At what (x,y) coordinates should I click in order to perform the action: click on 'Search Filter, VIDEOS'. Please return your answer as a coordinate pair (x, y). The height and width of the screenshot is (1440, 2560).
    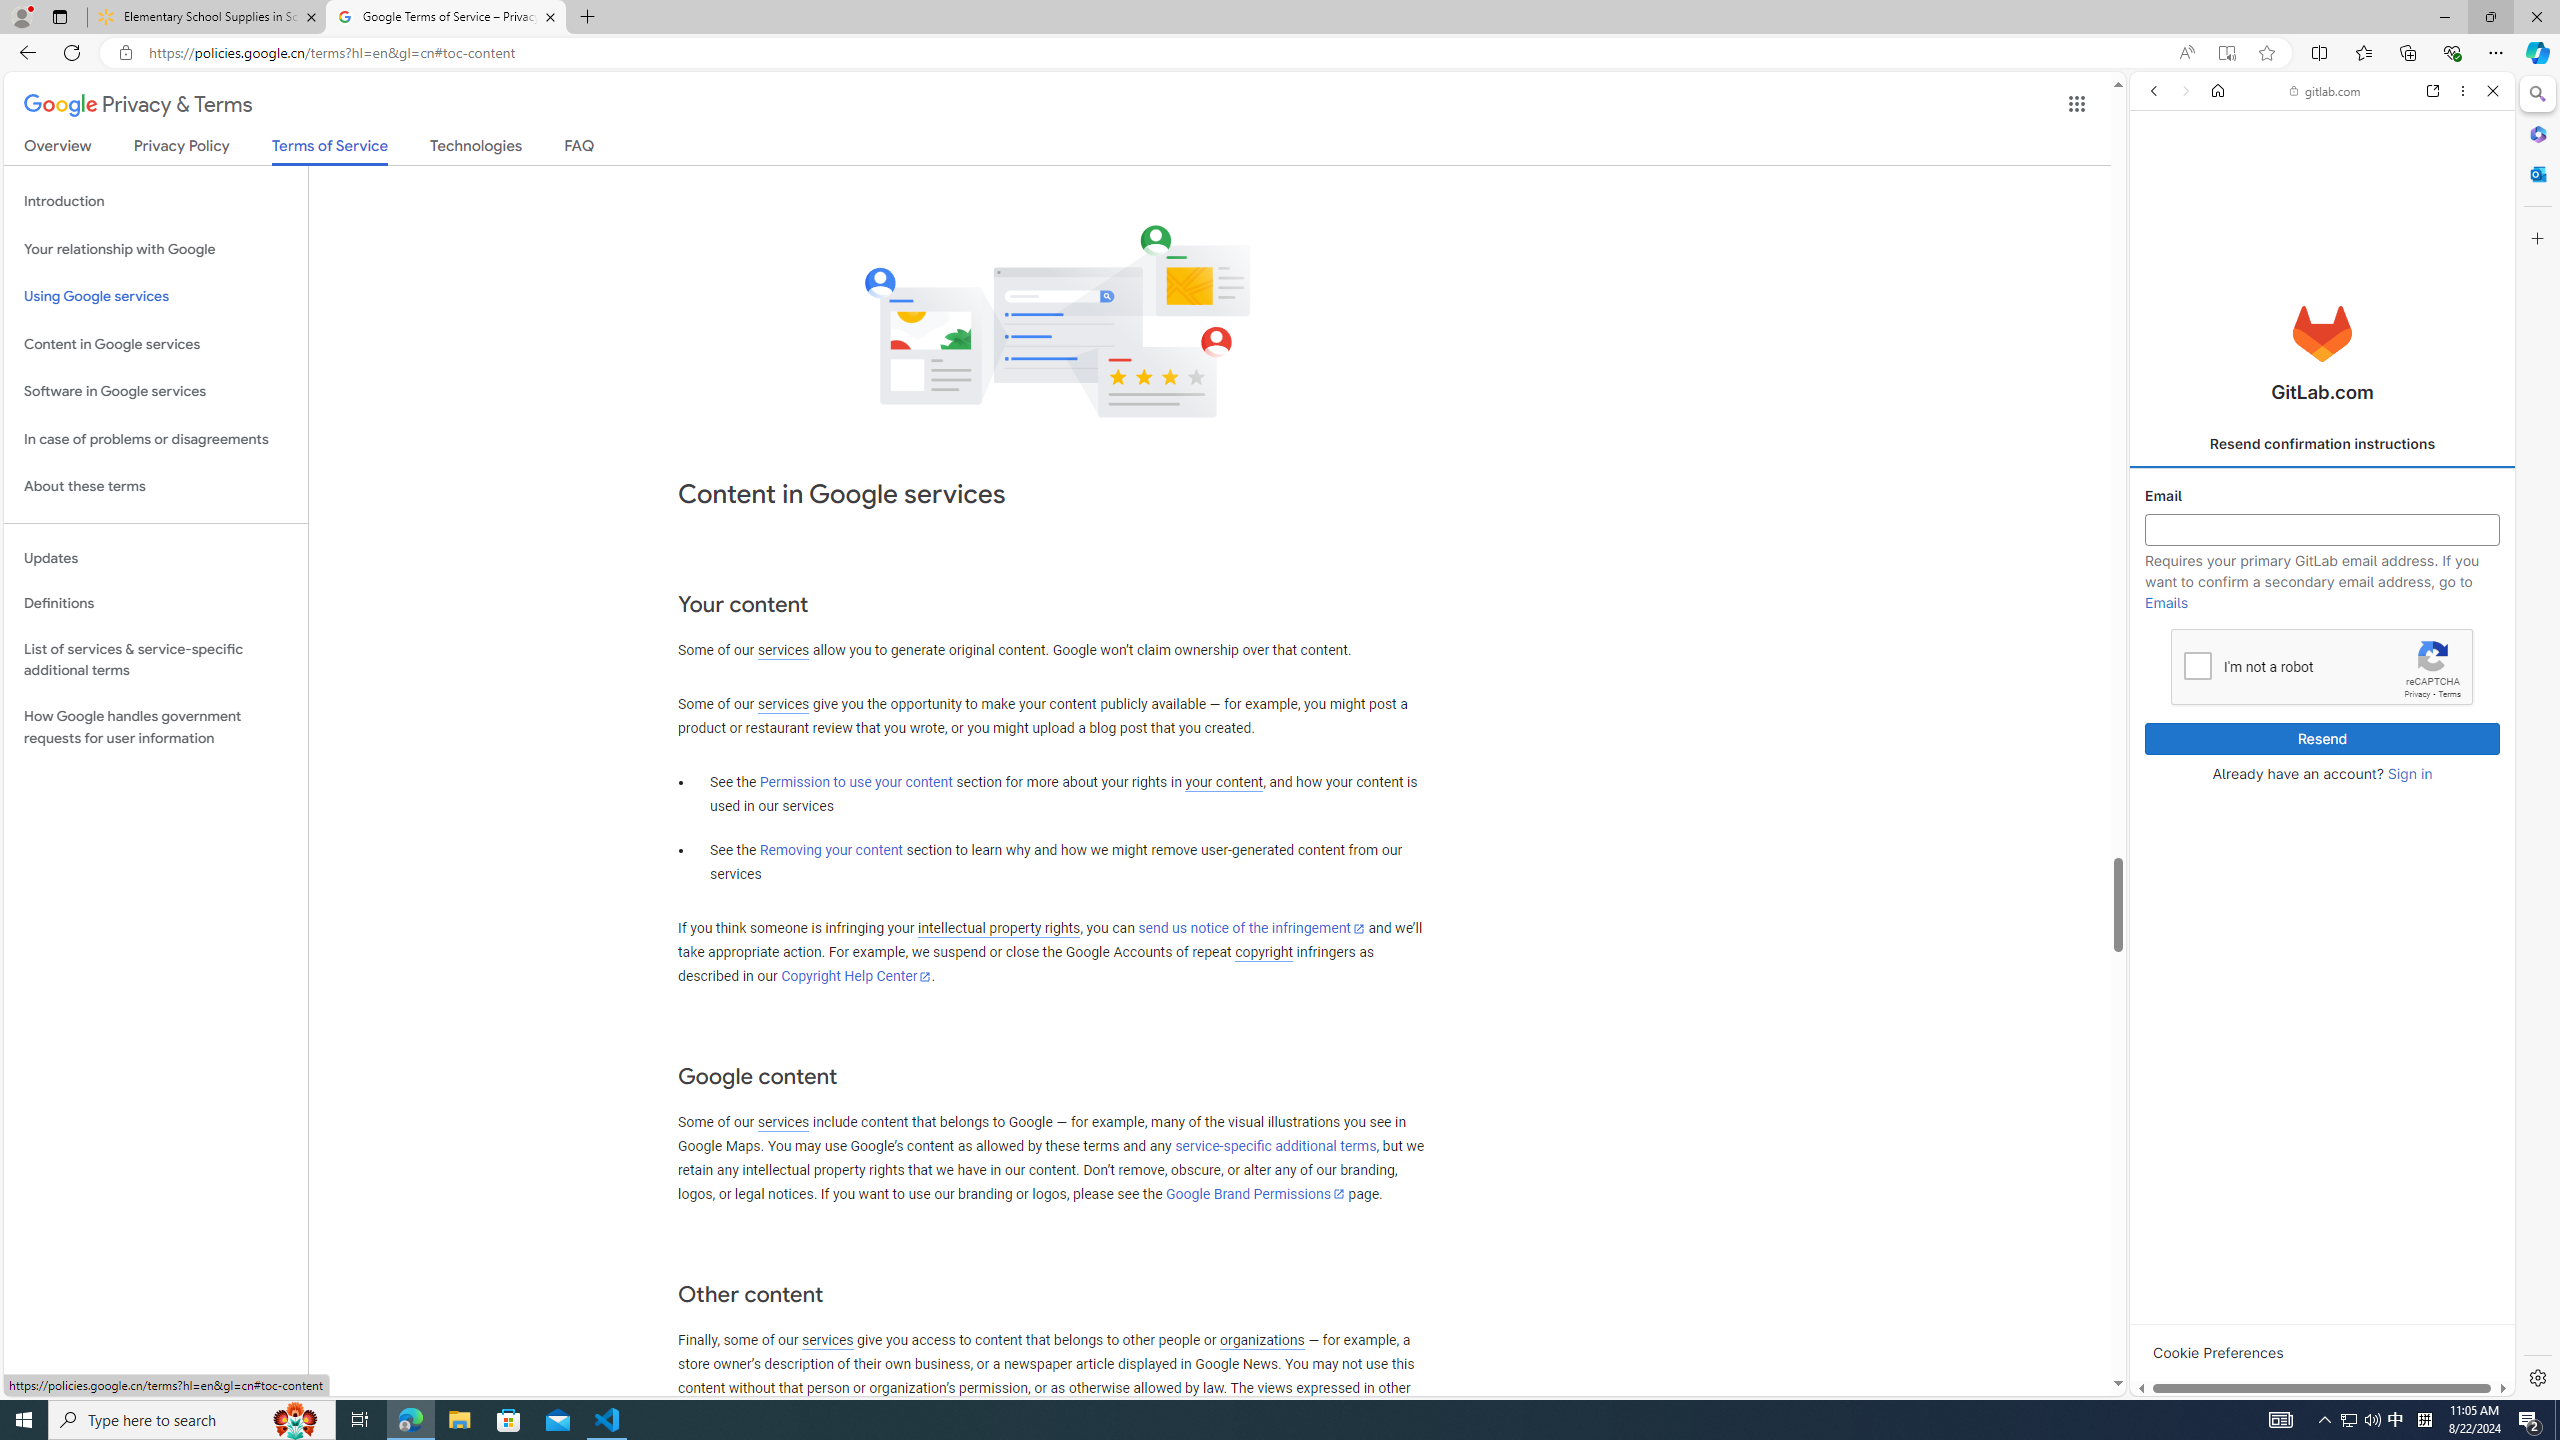
    Looking at the image, I should click on (2282, 227).